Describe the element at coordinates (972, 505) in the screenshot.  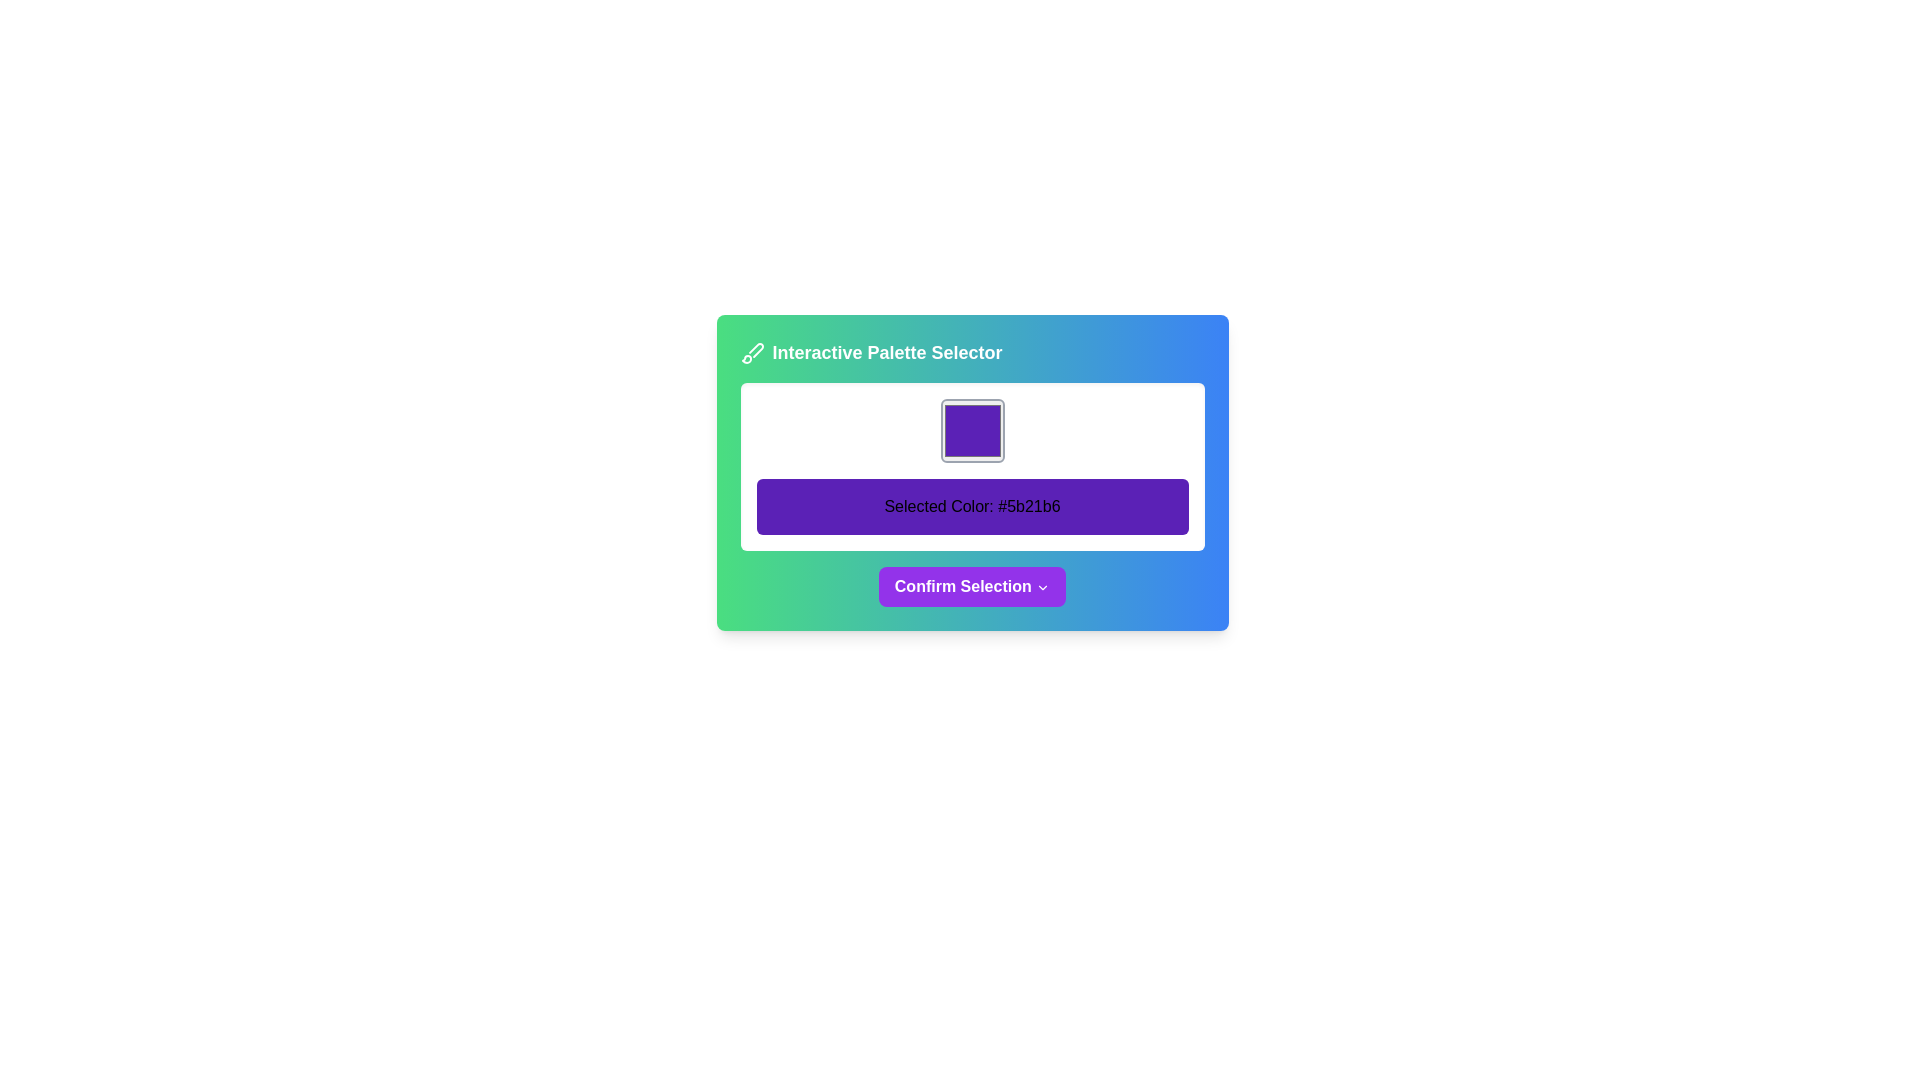
I see `the Text Label displaying the hexadecimal color code, which is located below the color preview box and above the 'Confirm Selection' button in the central section of the interface` at that location.